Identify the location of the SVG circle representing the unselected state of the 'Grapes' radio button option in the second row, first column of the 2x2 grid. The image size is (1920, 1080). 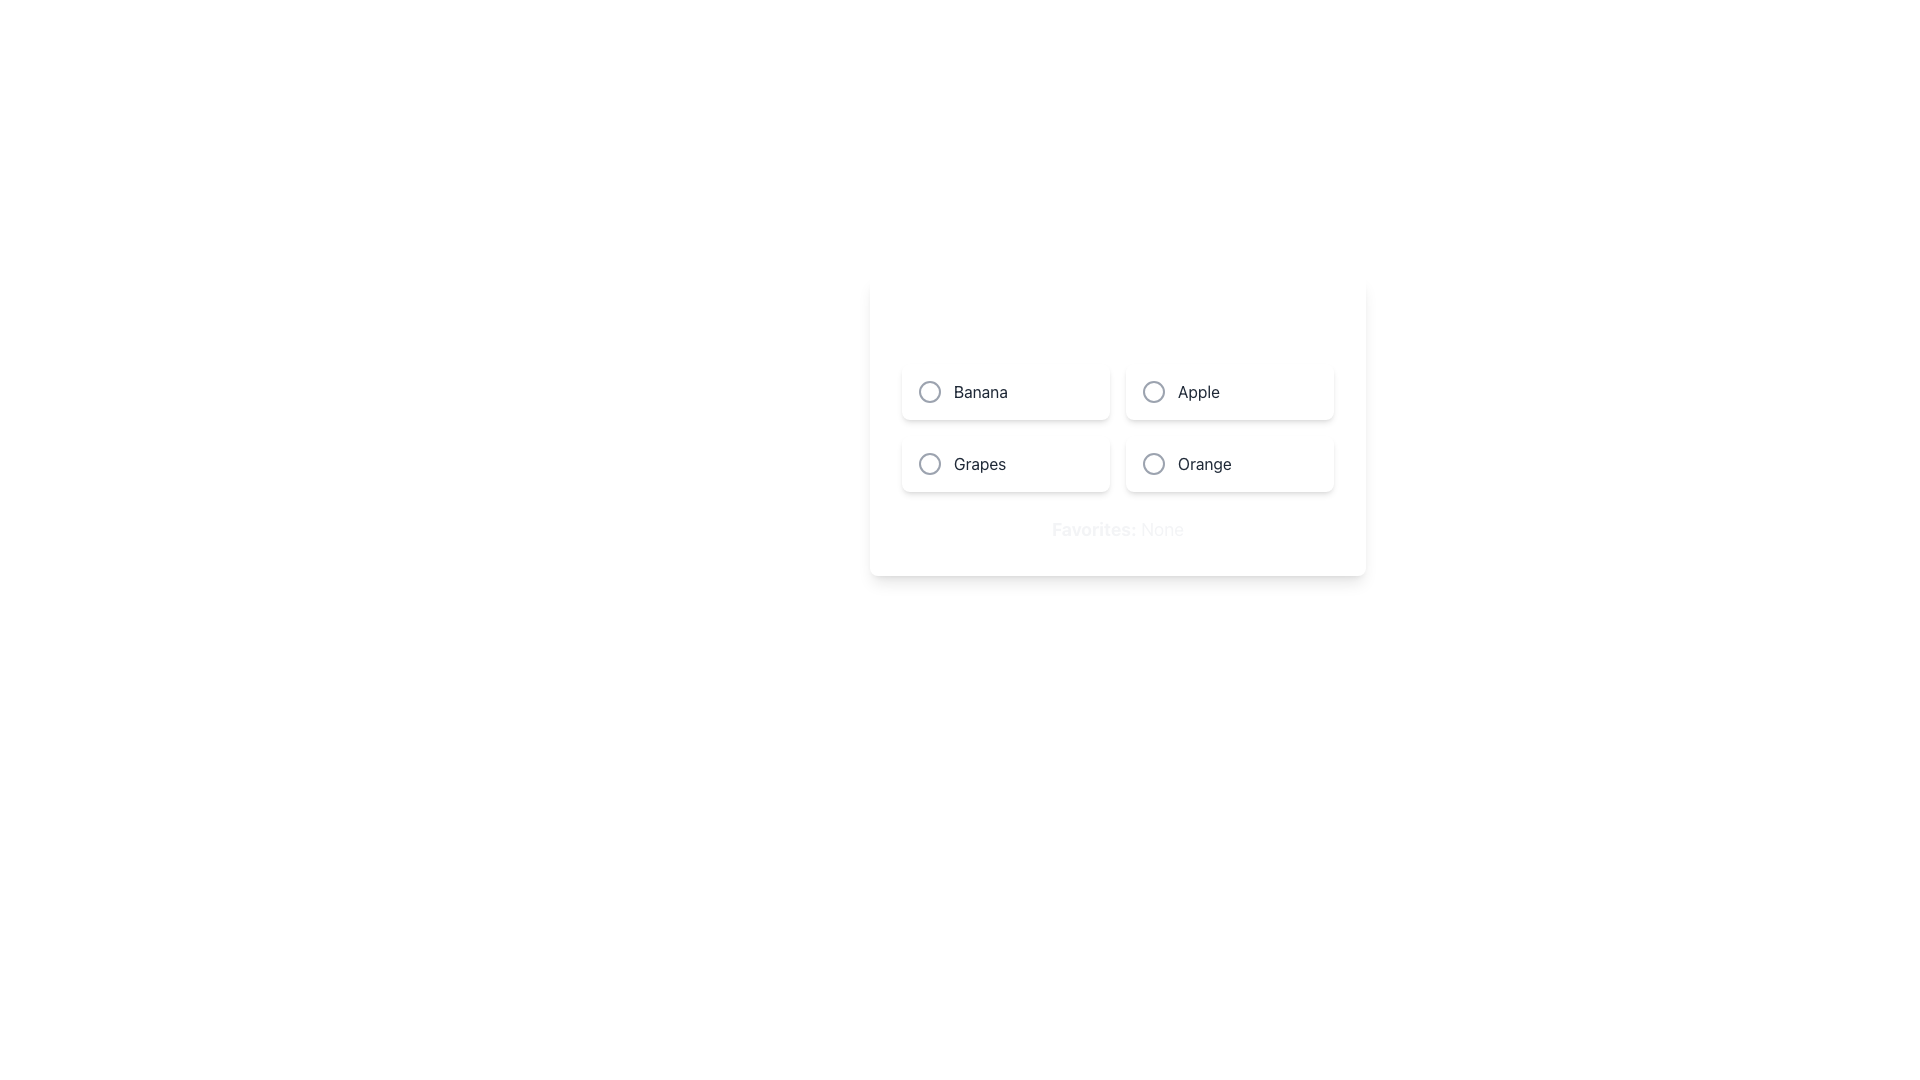
(929, 463).